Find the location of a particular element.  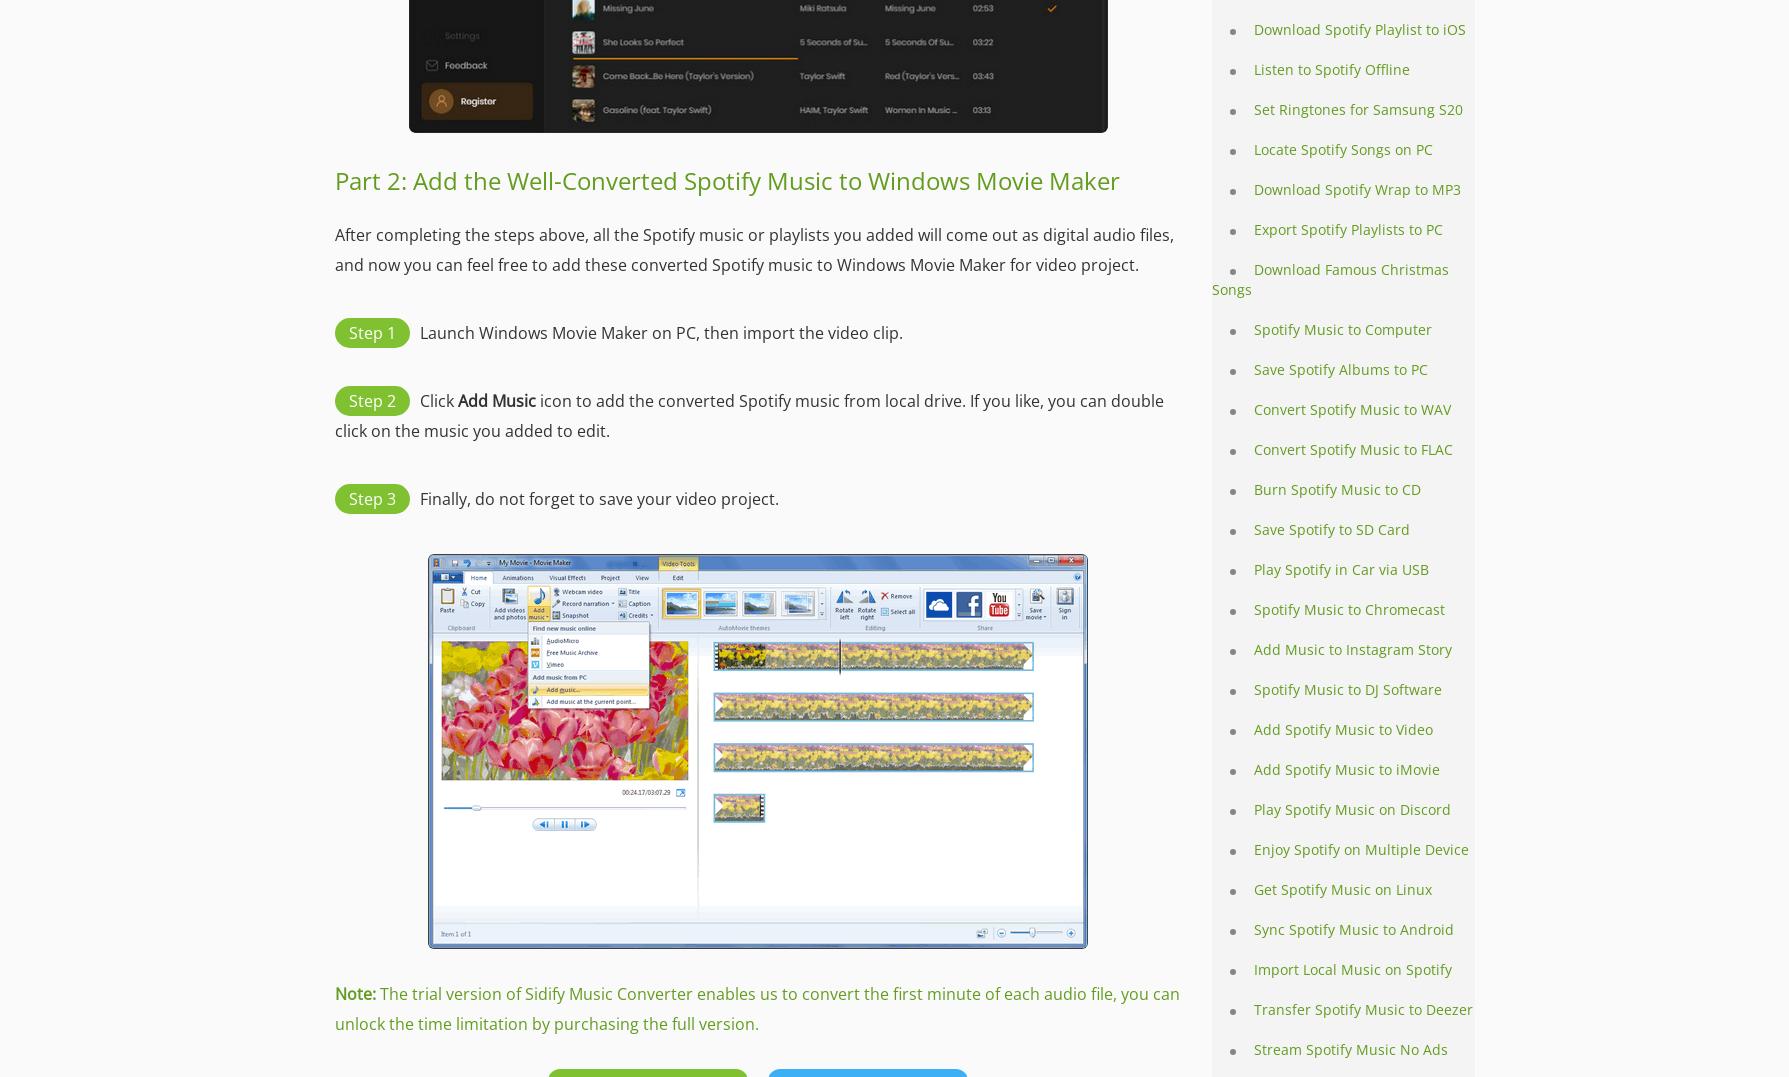

'Spotify Music to DJ Software' is located at coordinates (1254, 688).